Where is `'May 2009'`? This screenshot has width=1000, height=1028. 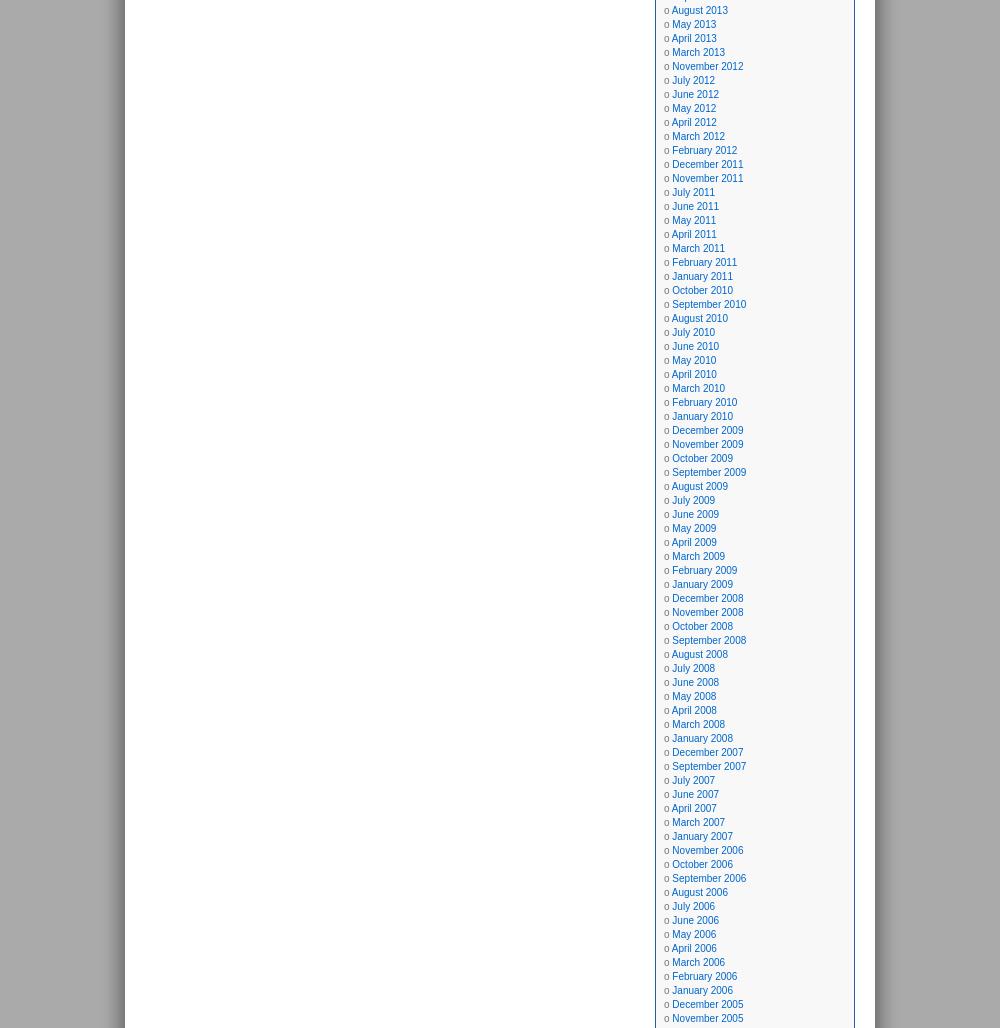 'May 2009' is located at coordinates (693, 528).